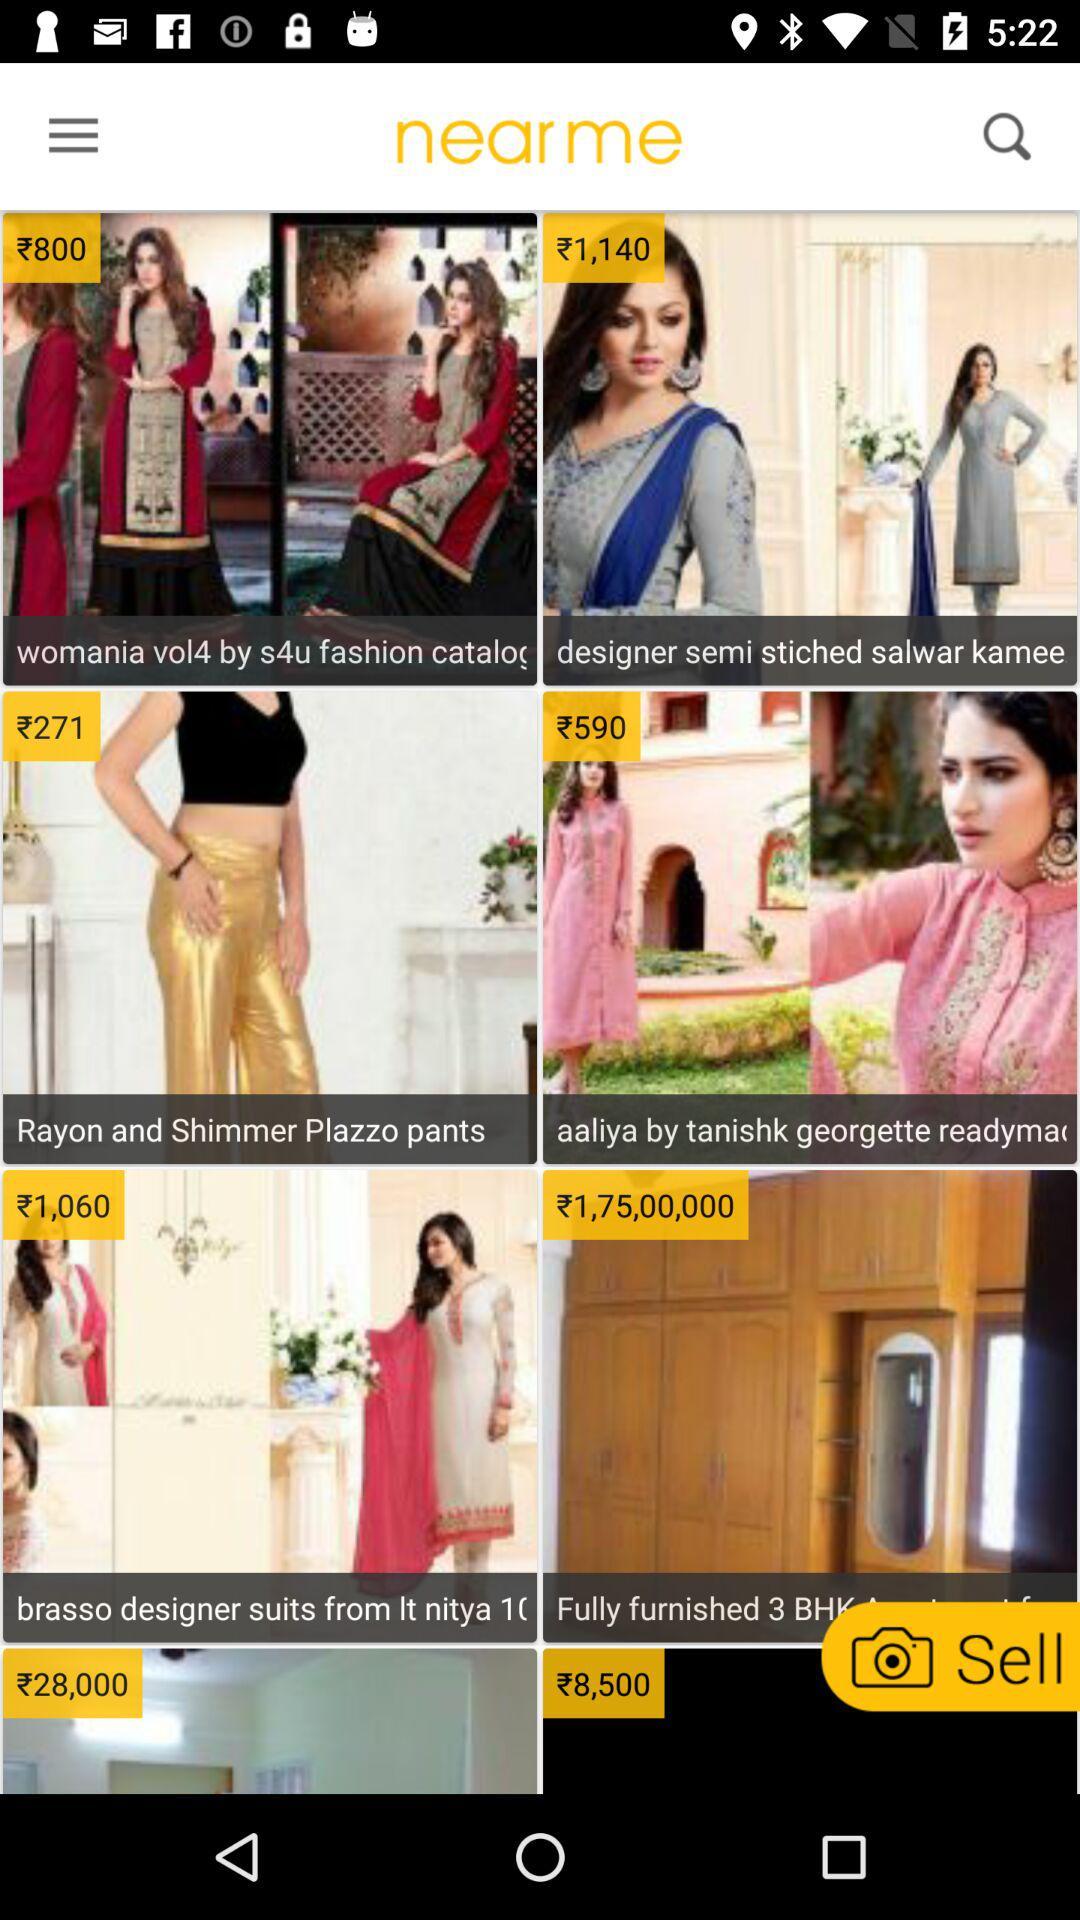 The image size is (1080, 1920). I want to click on the womania vol4 by icon, so click(270, 650).